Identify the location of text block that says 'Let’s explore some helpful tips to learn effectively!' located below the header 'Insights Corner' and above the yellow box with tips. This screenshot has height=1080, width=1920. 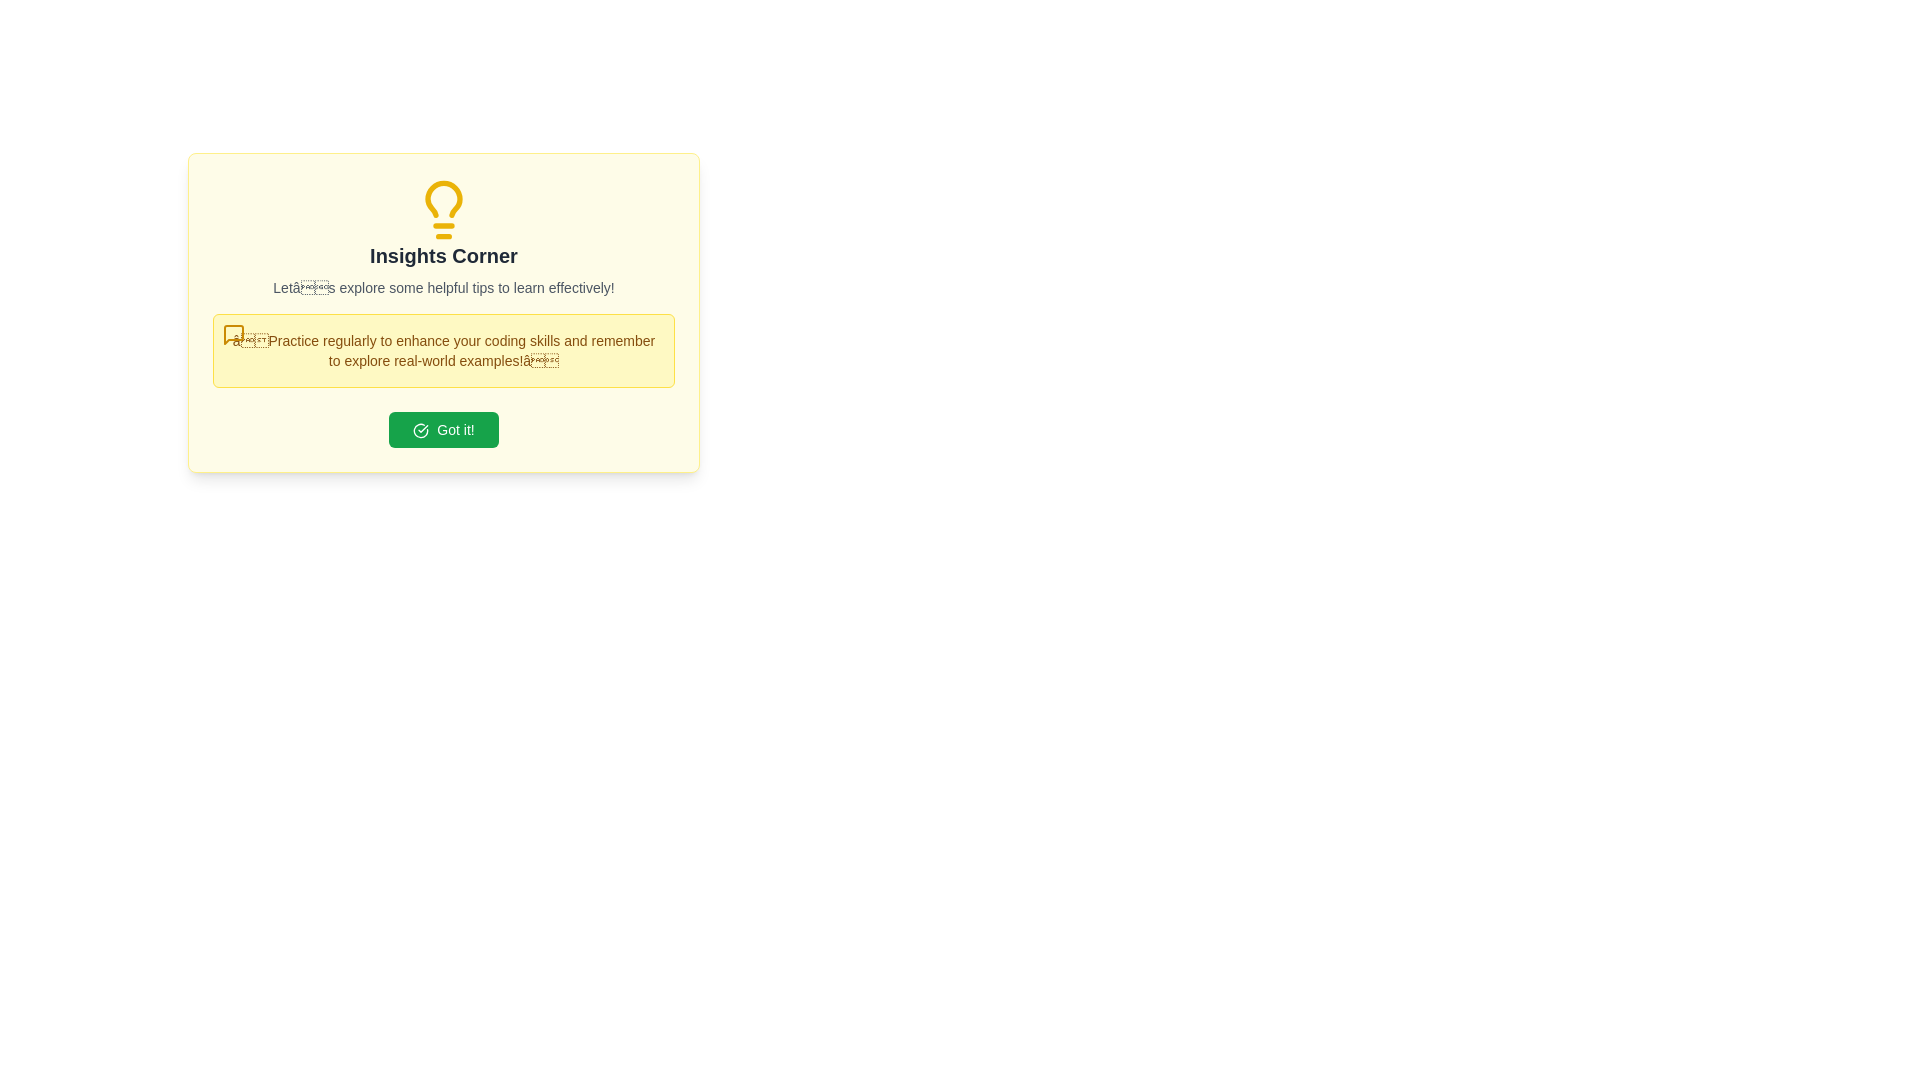
(443, 288).